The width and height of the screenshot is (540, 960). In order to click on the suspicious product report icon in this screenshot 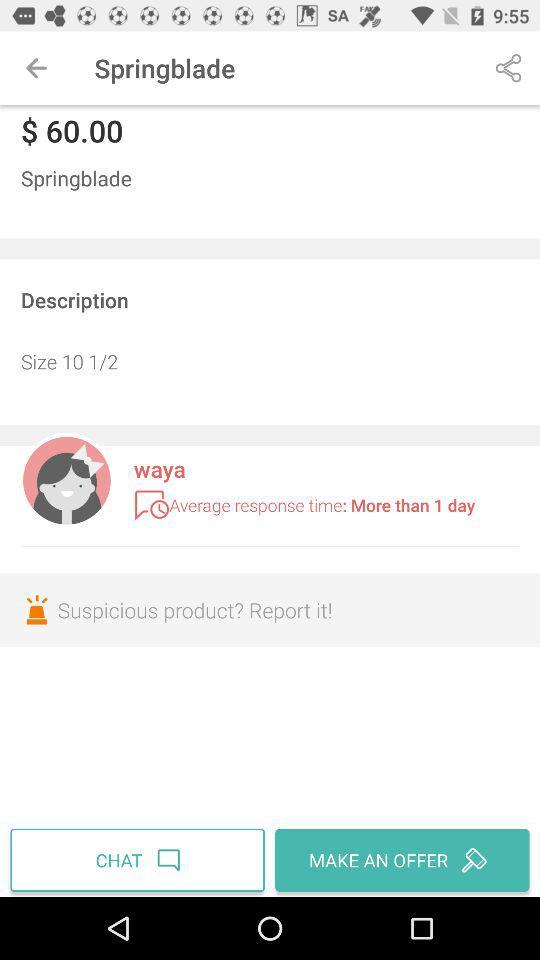, I will do `click(270, 609)`.